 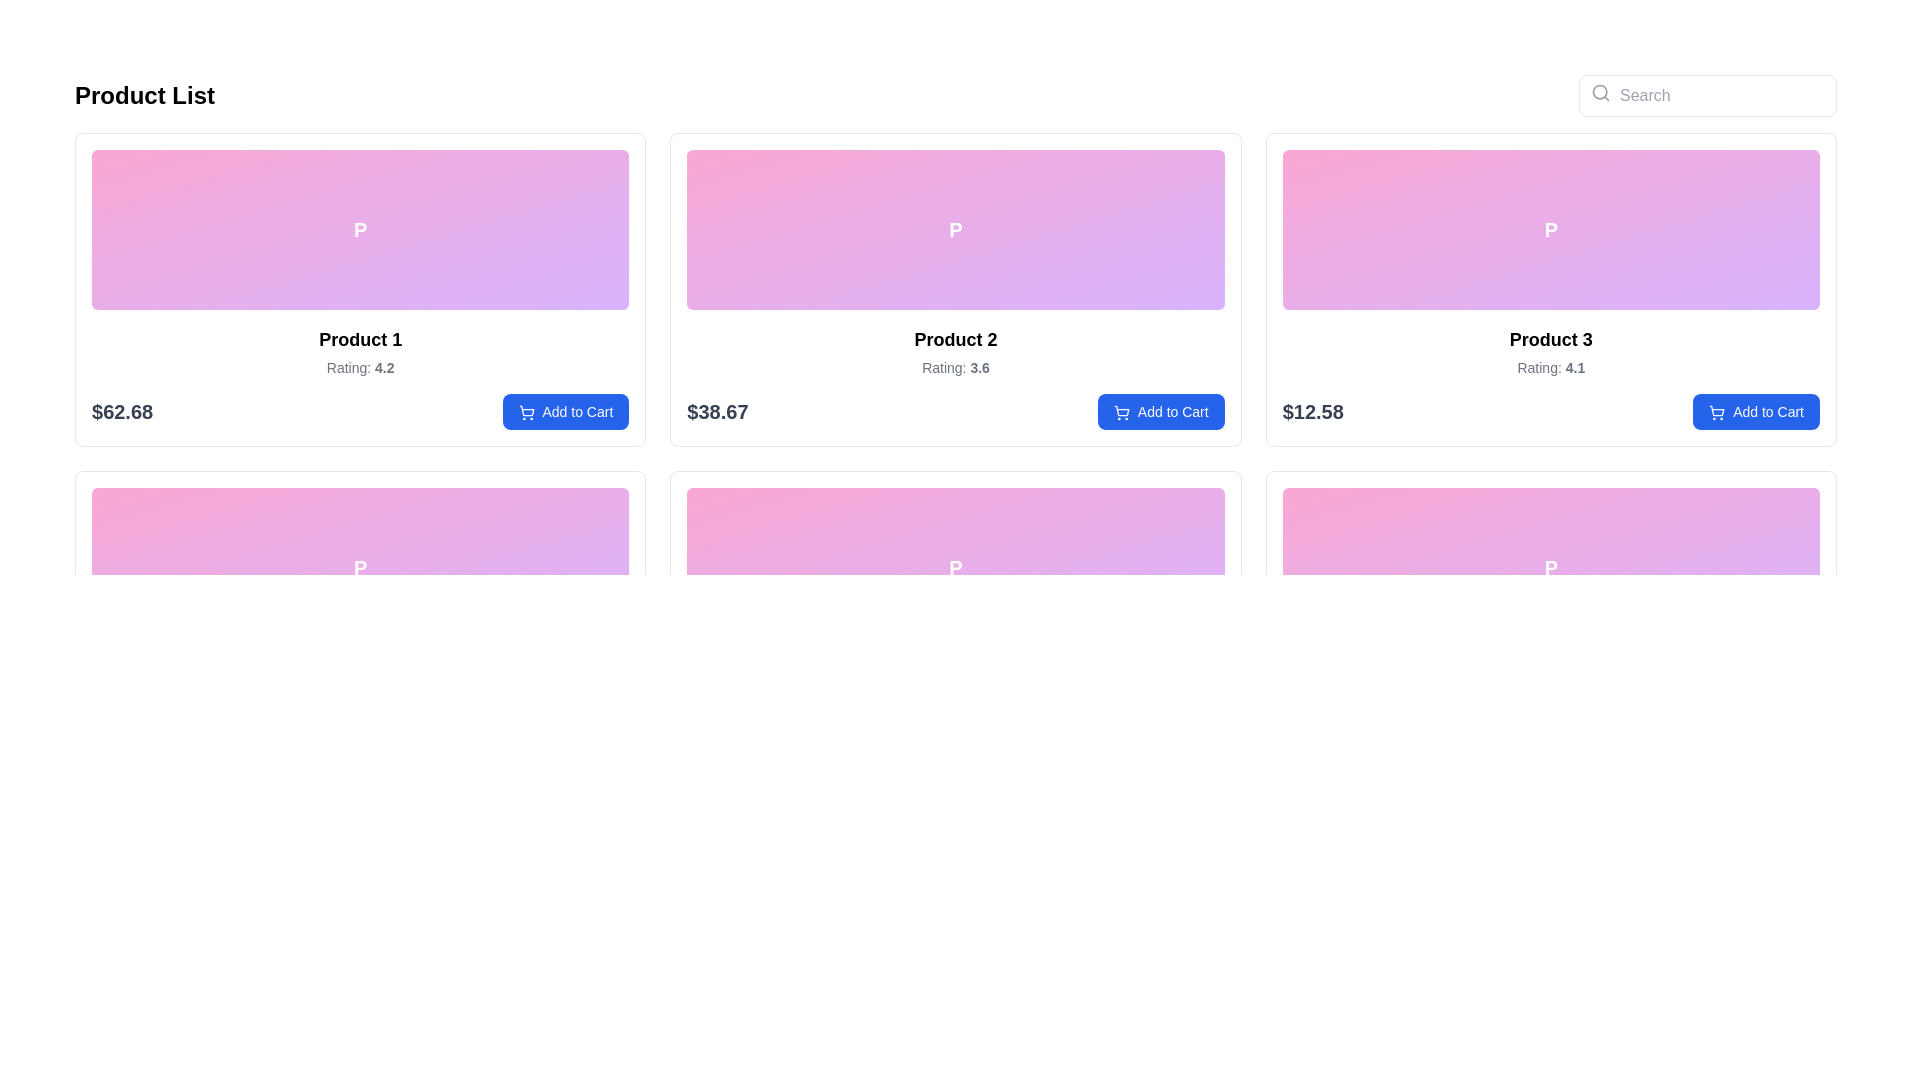 I want to click on the text heading element that displays 'Product 3', which is styled in bold black font on a white background, located centrally above the rating text in the product card, so click(x=1550, y=338).